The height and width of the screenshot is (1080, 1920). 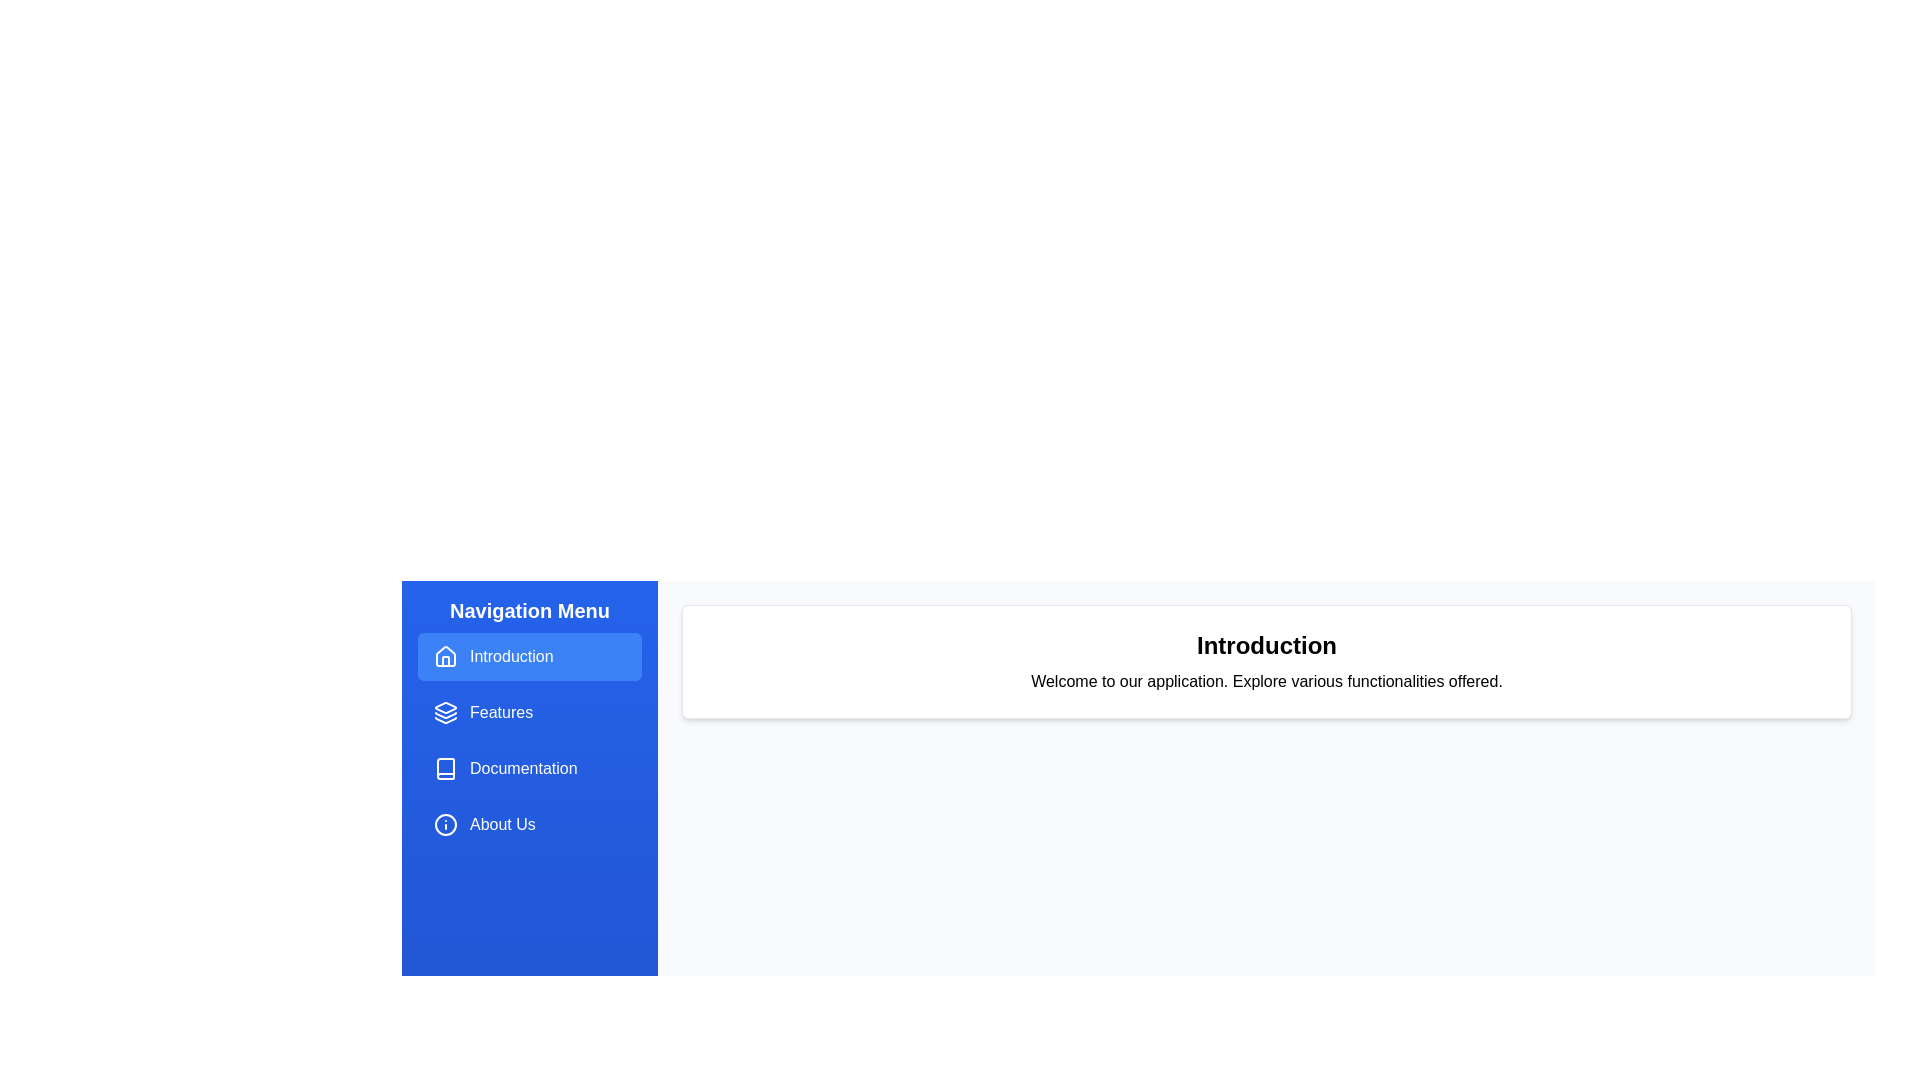 What do you see at coordinates (529, 825) in the screenshot?
I see `the 'About Us' navigation menu button, which features white text and an 'info' icon on a blue background` at bounding box center [529, 825].